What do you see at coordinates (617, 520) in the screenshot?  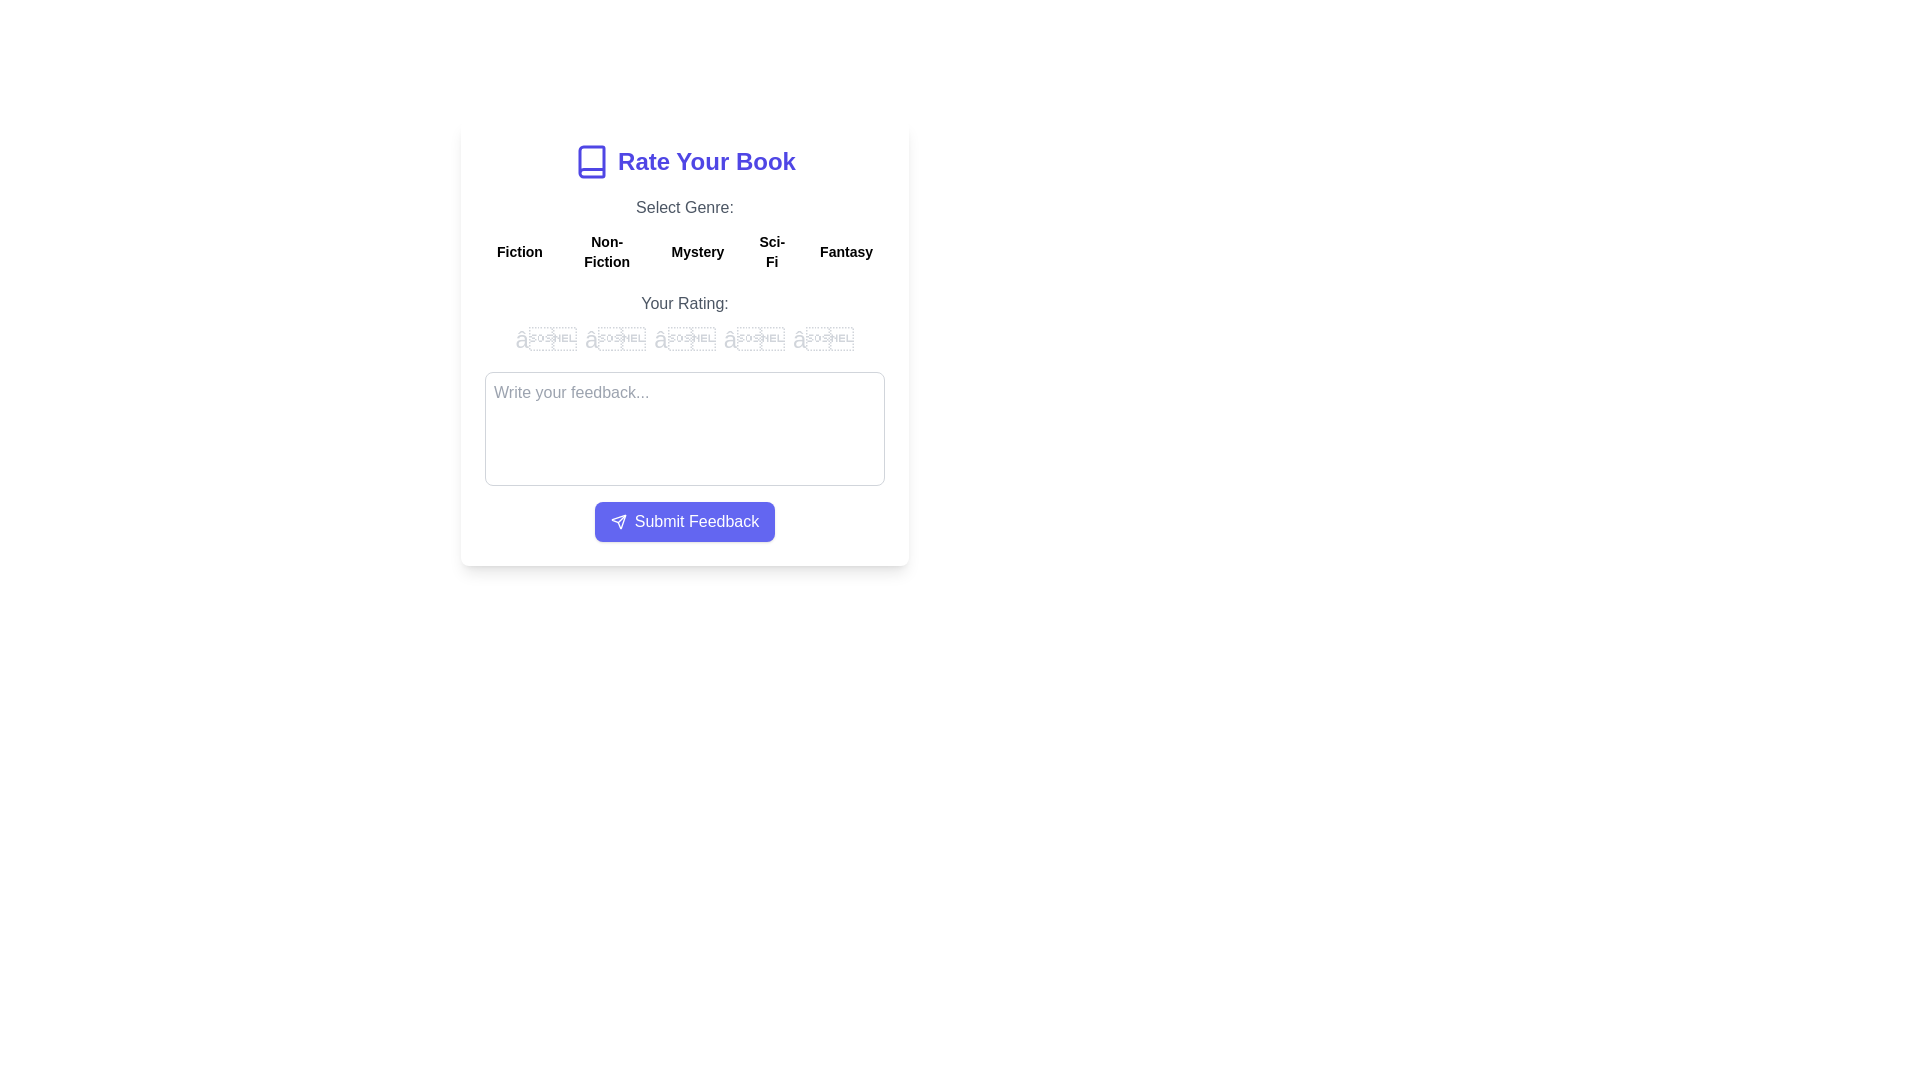 I see `the SVG icon located on the left side of the 'Submit Feedback' button, which has a purple background and white text` at bounding box center [617, 520].